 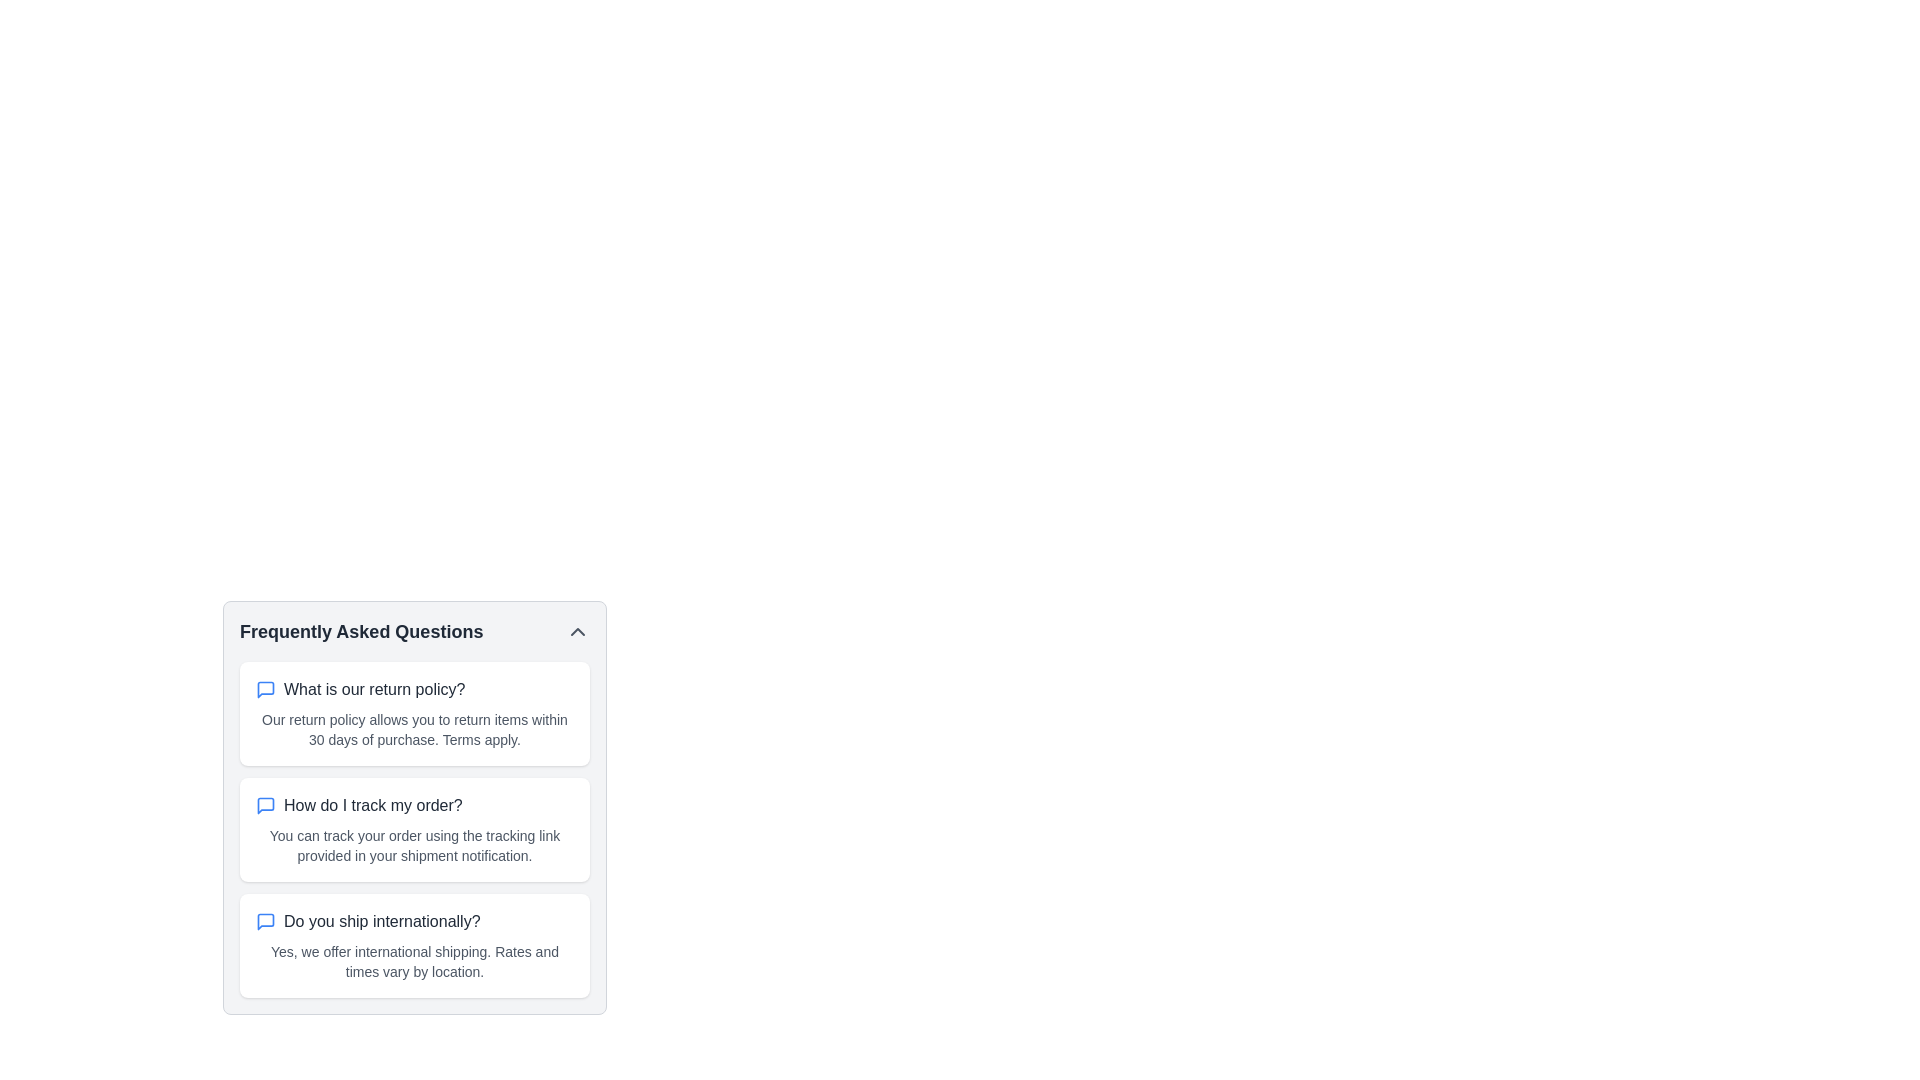 I want to click on the FAQ icon indicating the question 'What is our return policy?' located to the left of the text, so click(x=264, y=689).